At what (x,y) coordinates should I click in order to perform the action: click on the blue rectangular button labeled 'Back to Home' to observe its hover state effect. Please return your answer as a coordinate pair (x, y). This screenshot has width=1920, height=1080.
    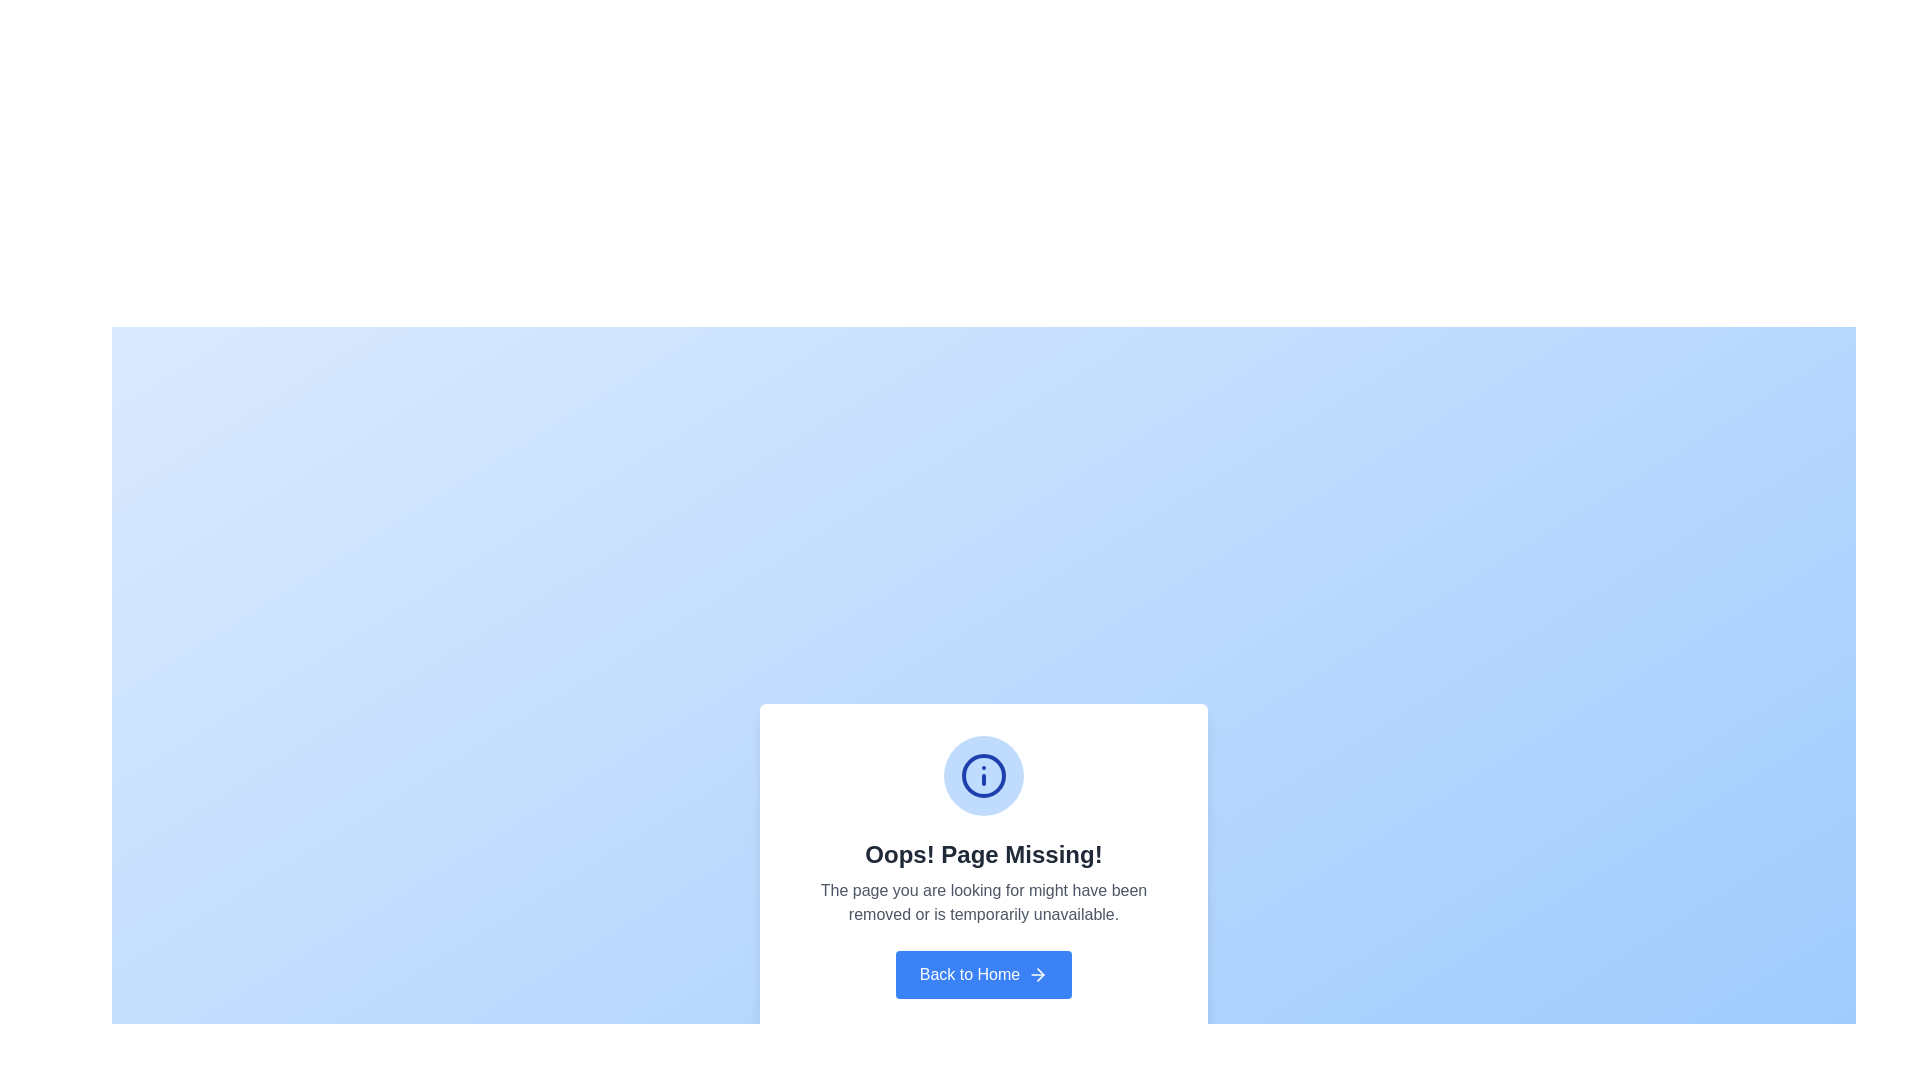
    Looking at the image, I should click on (983, 973).